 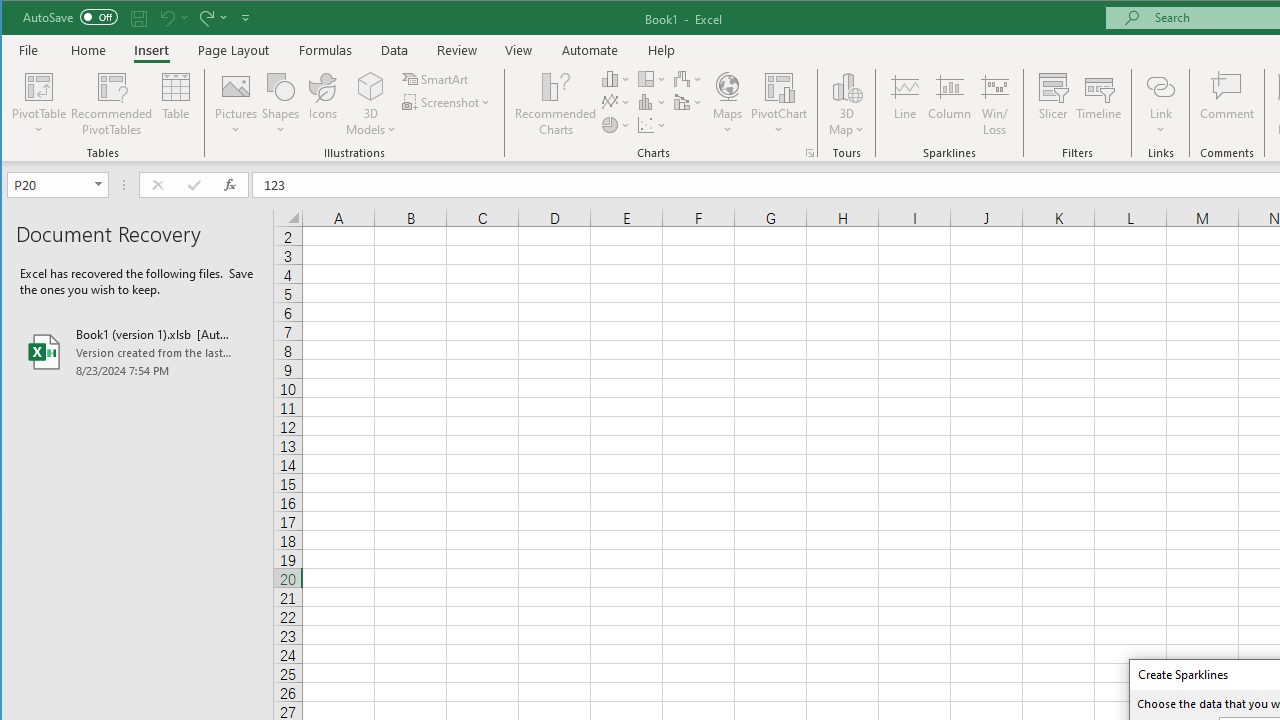 I want to click on 'PivotTable', so click(x=39, y=104).